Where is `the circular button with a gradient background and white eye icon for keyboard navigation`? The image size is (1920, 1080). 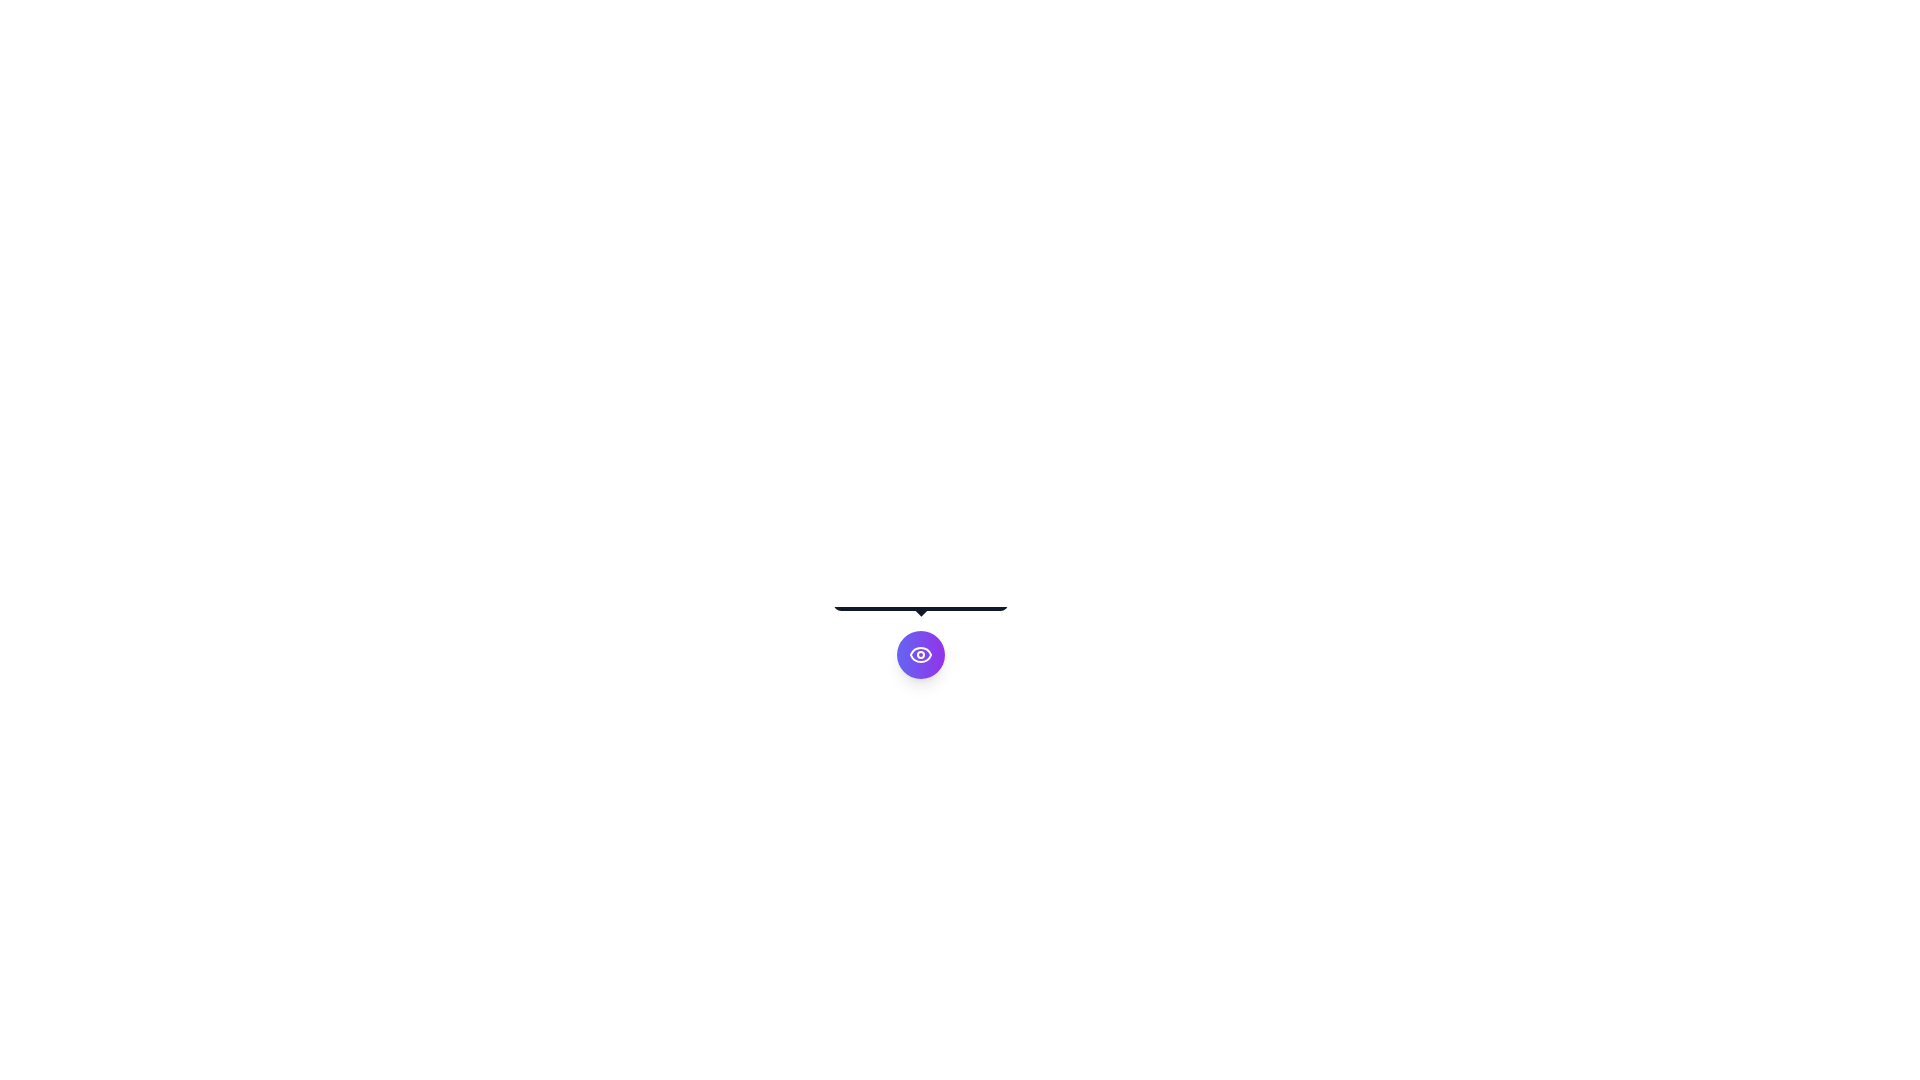
the circular button with a gradient background and white eye icon for keyboard navigation is located at coordinates (920, 655).